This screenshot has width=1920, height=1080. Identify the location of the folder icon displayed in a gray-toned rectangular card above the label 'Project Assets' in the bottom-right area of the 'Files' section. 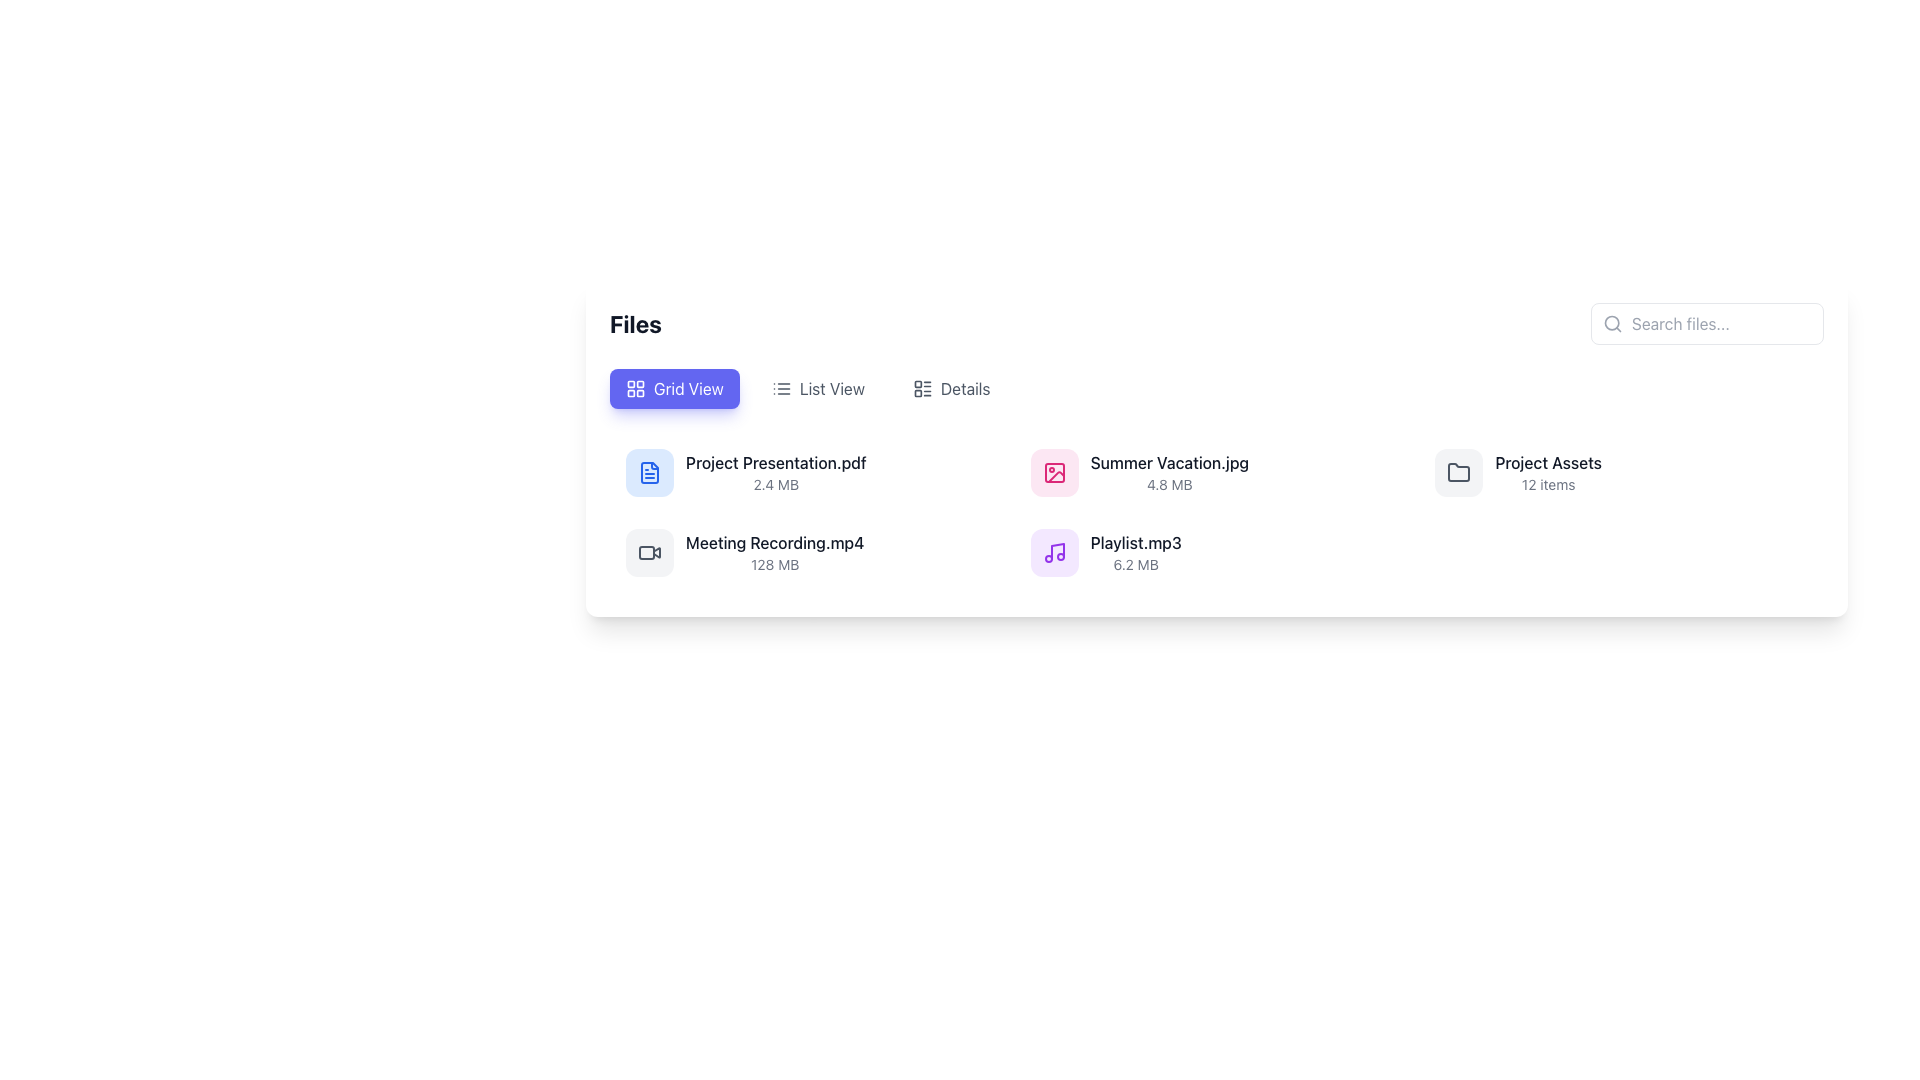
(1459, 473).